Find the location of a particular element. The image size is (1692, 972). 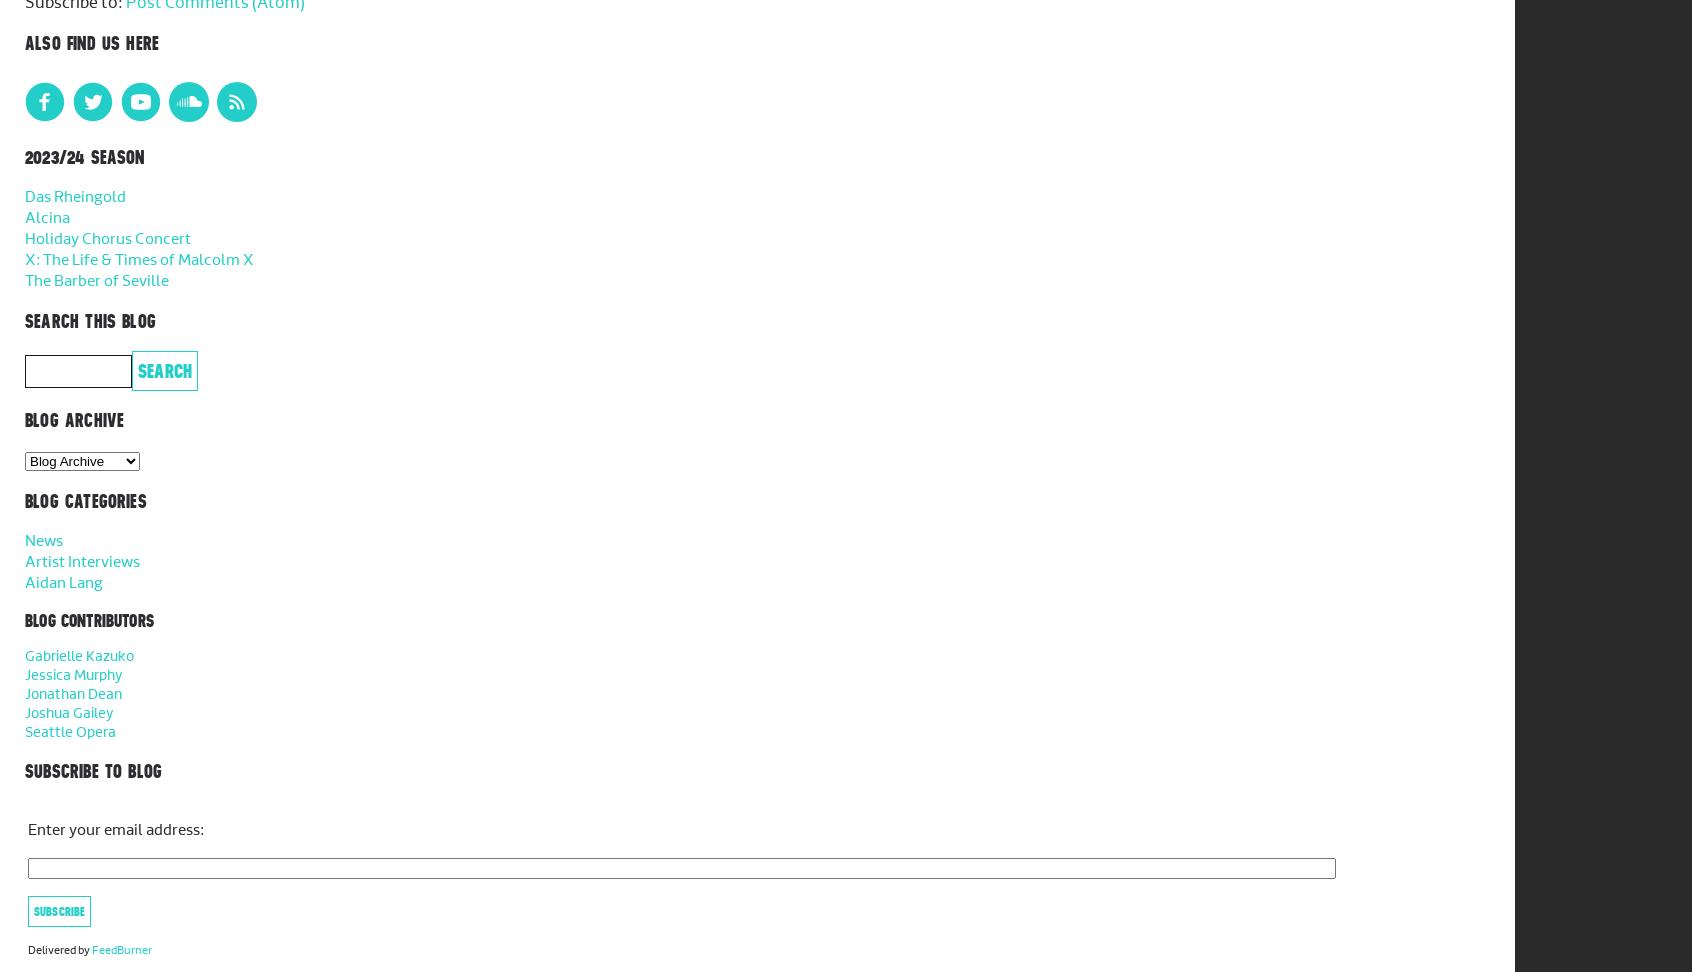

'Jessica Murphy' is located at coordinates (73, 674).